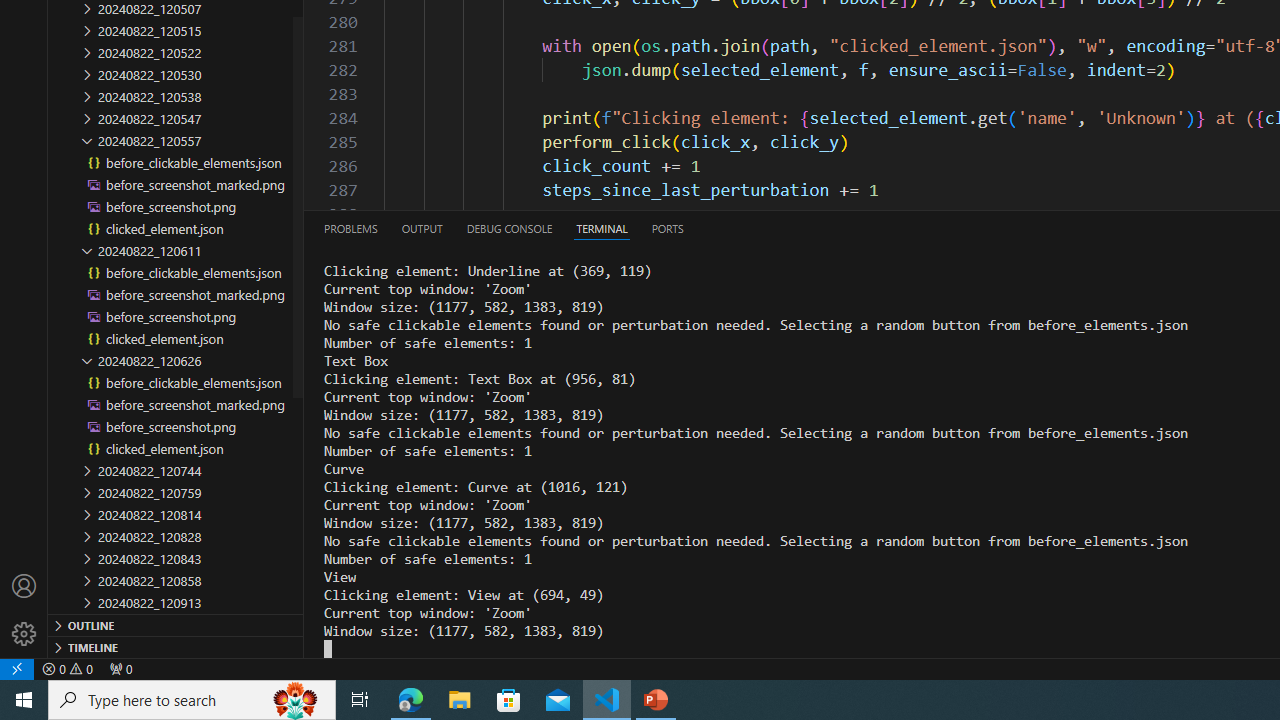  What do you see at coordinates (119, 668) in the screenshot?
I see `'No Ports Forwarded'` at bounding box center [119, 668].